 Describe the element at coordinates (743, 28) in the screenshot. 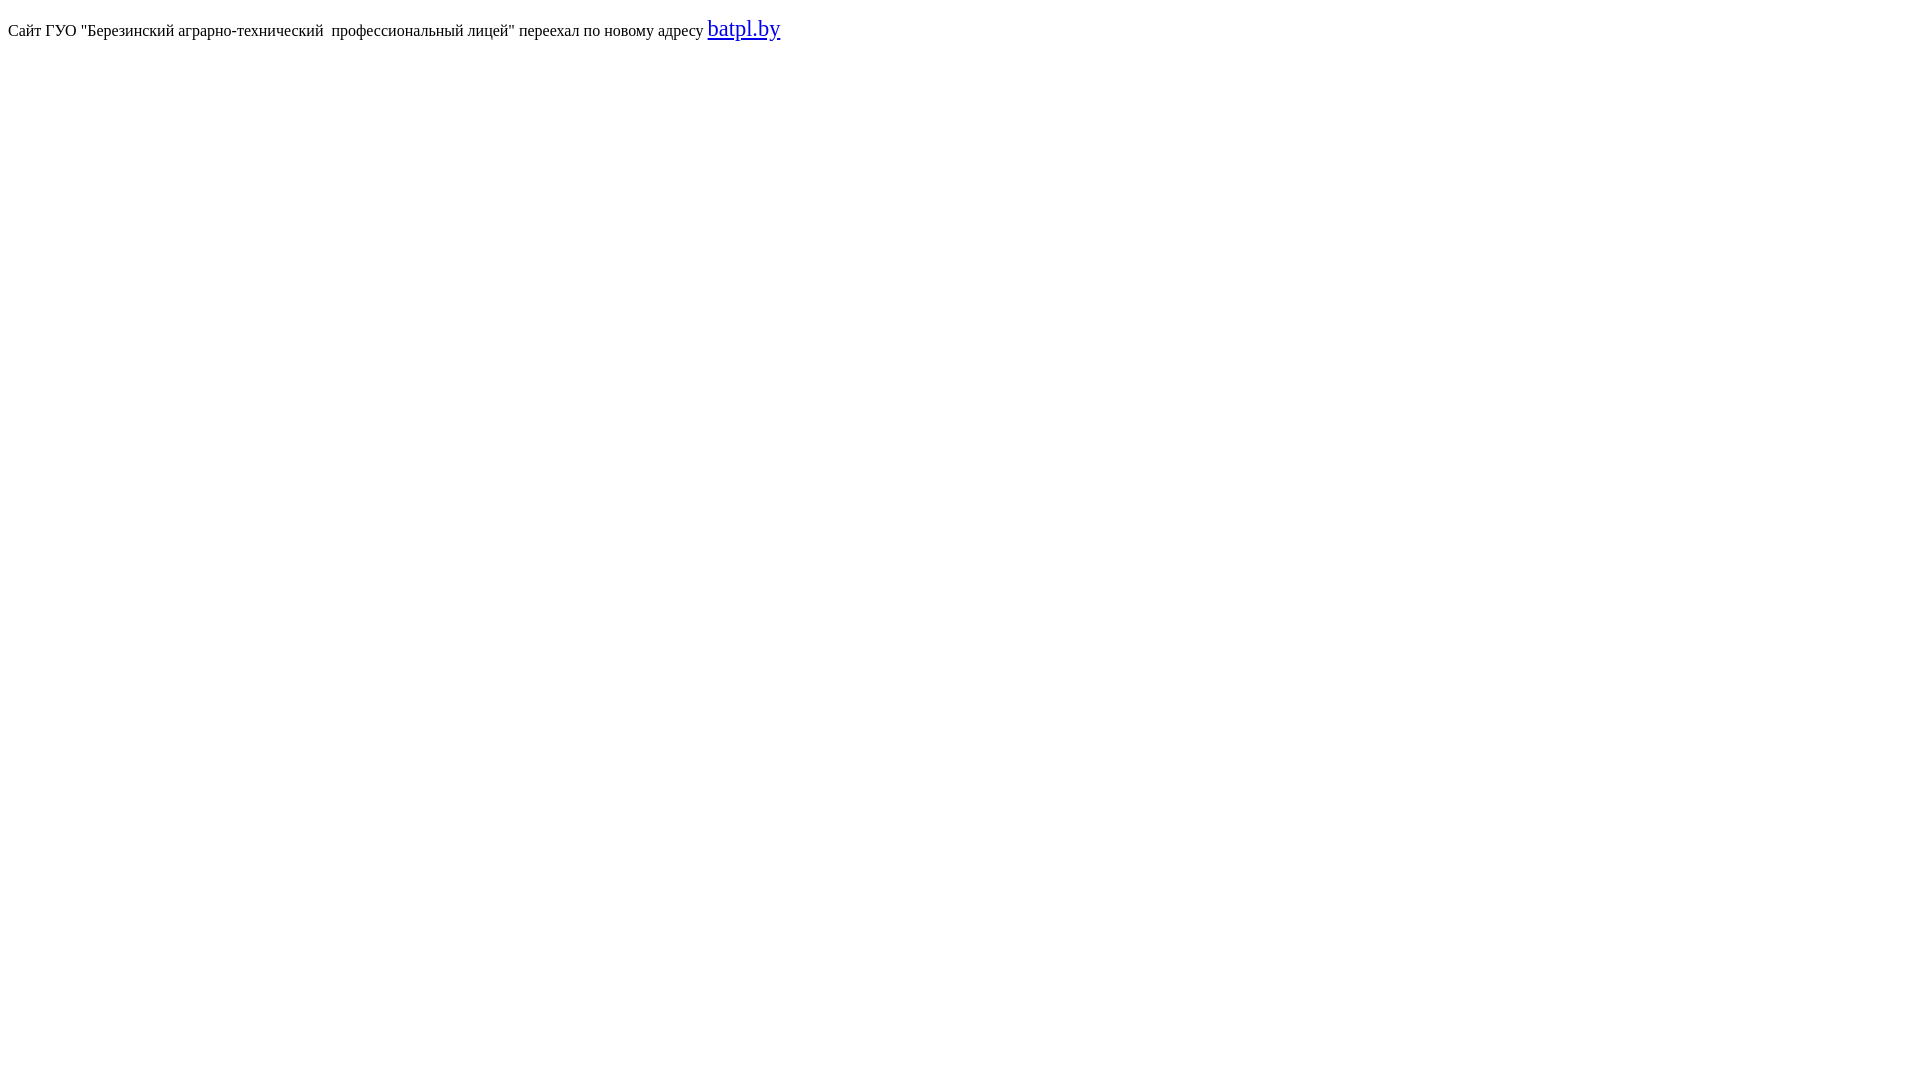

I see `'batpl.by'` at that location.